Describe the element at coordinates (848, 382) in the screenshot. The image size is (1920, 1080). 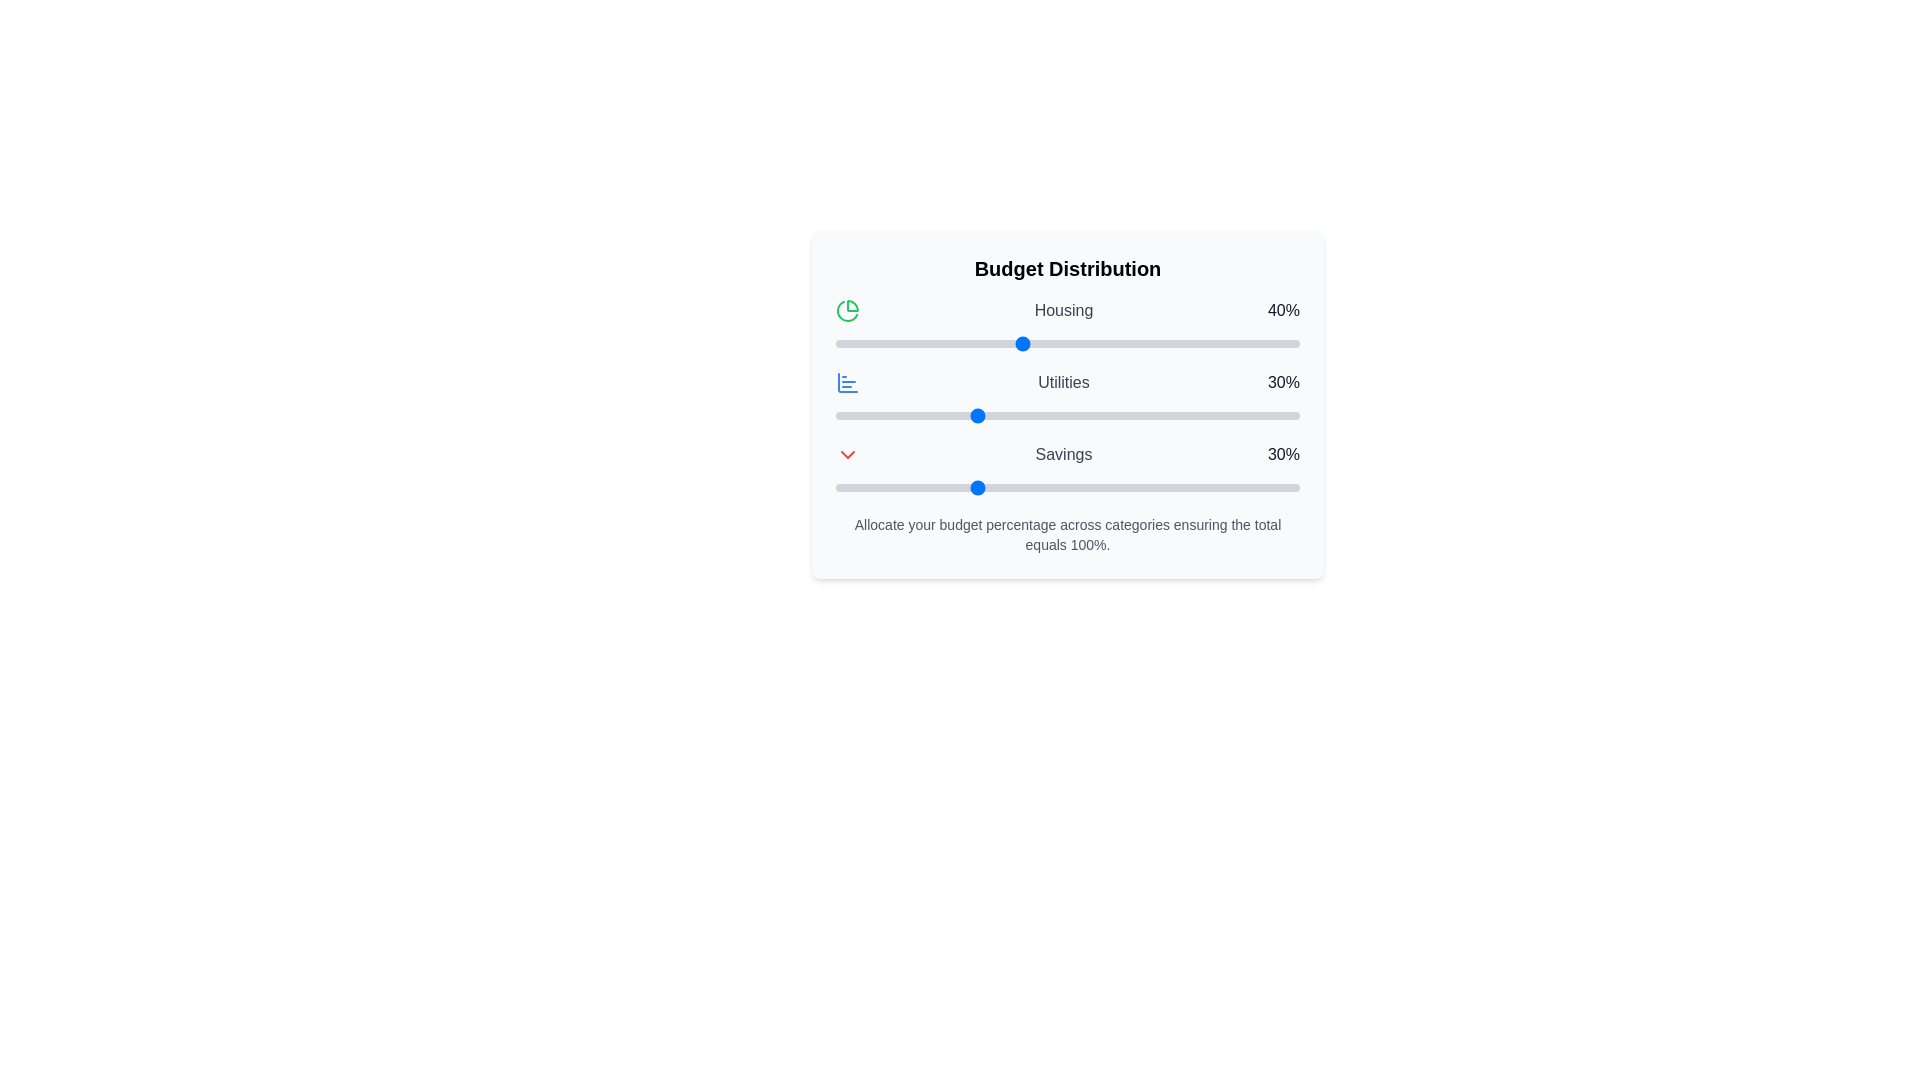
I see `the icon that visually indicates the 'Utilities' budget category, located to the left of the 'Utilities' label and above the 'Savings' section` at that location.